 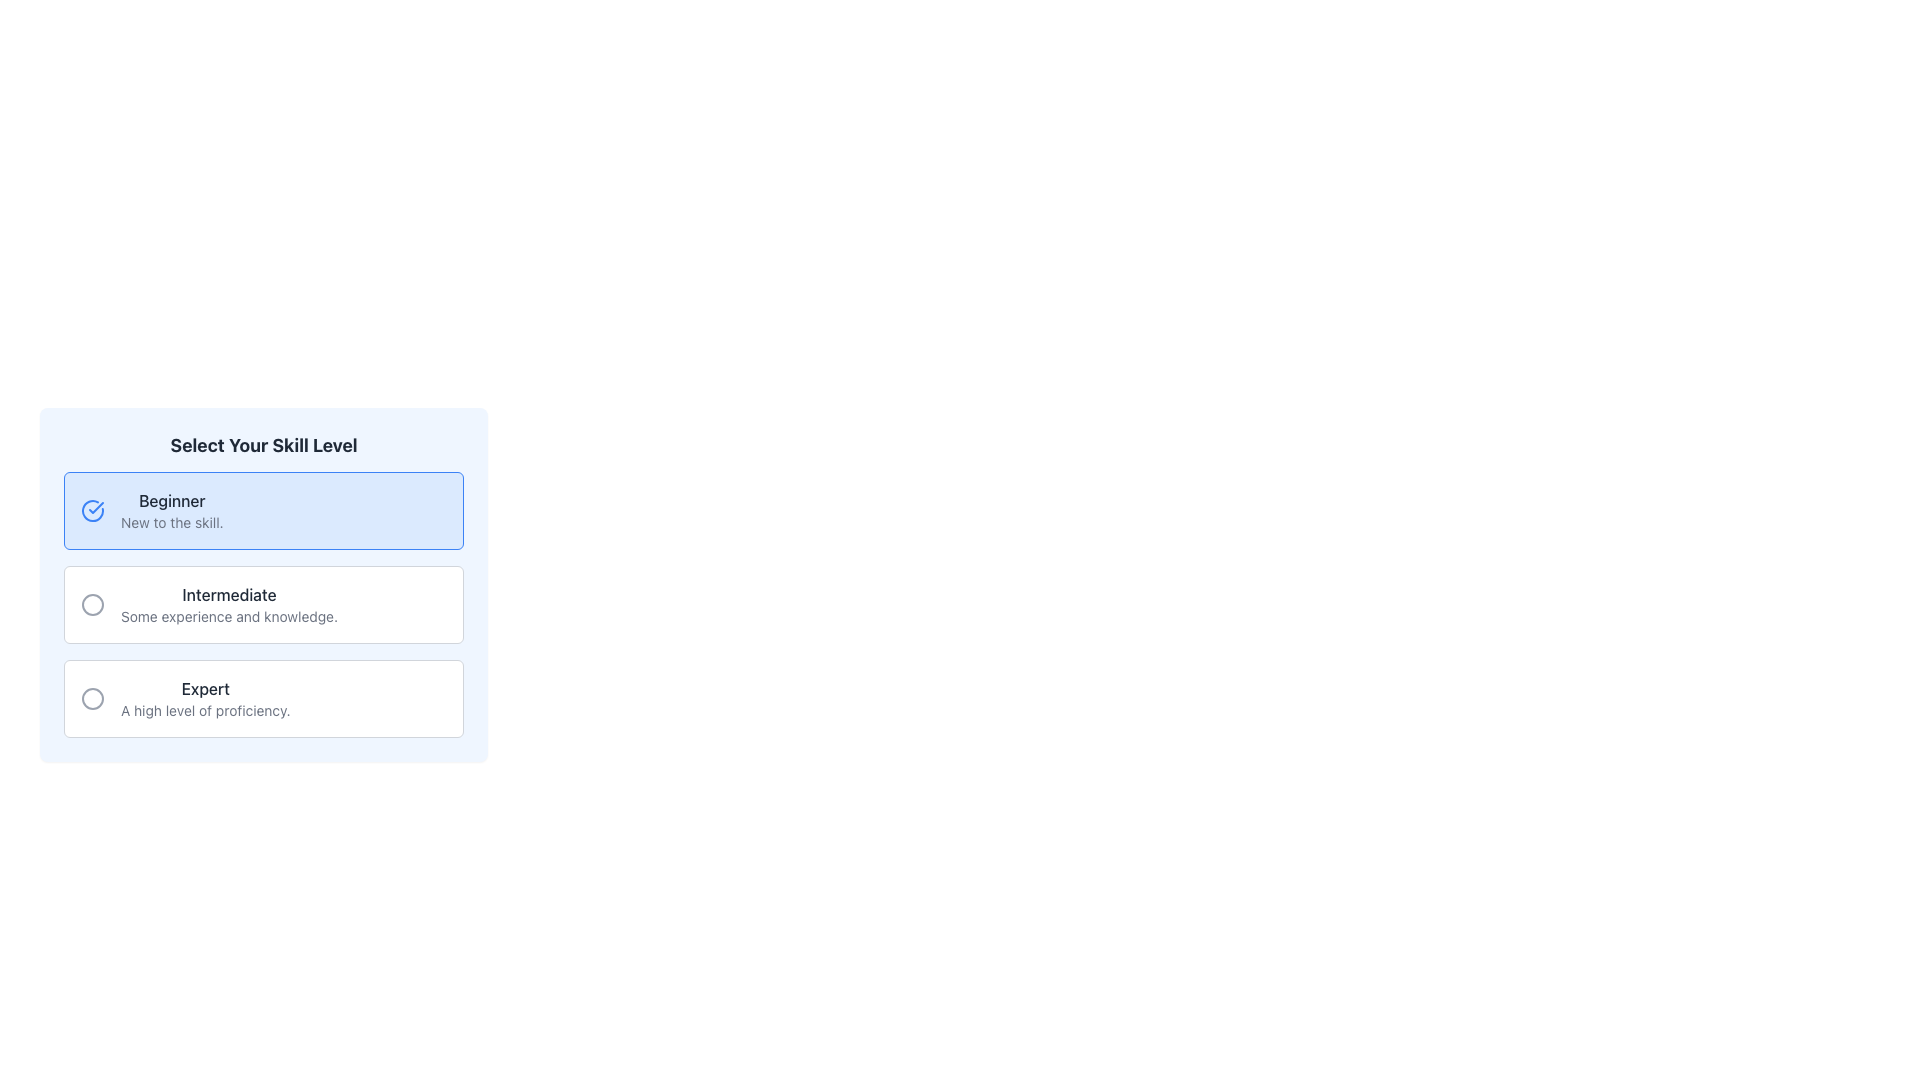 I want to click on the 'Expert' skill level radio button, so click(x=263, y=697).